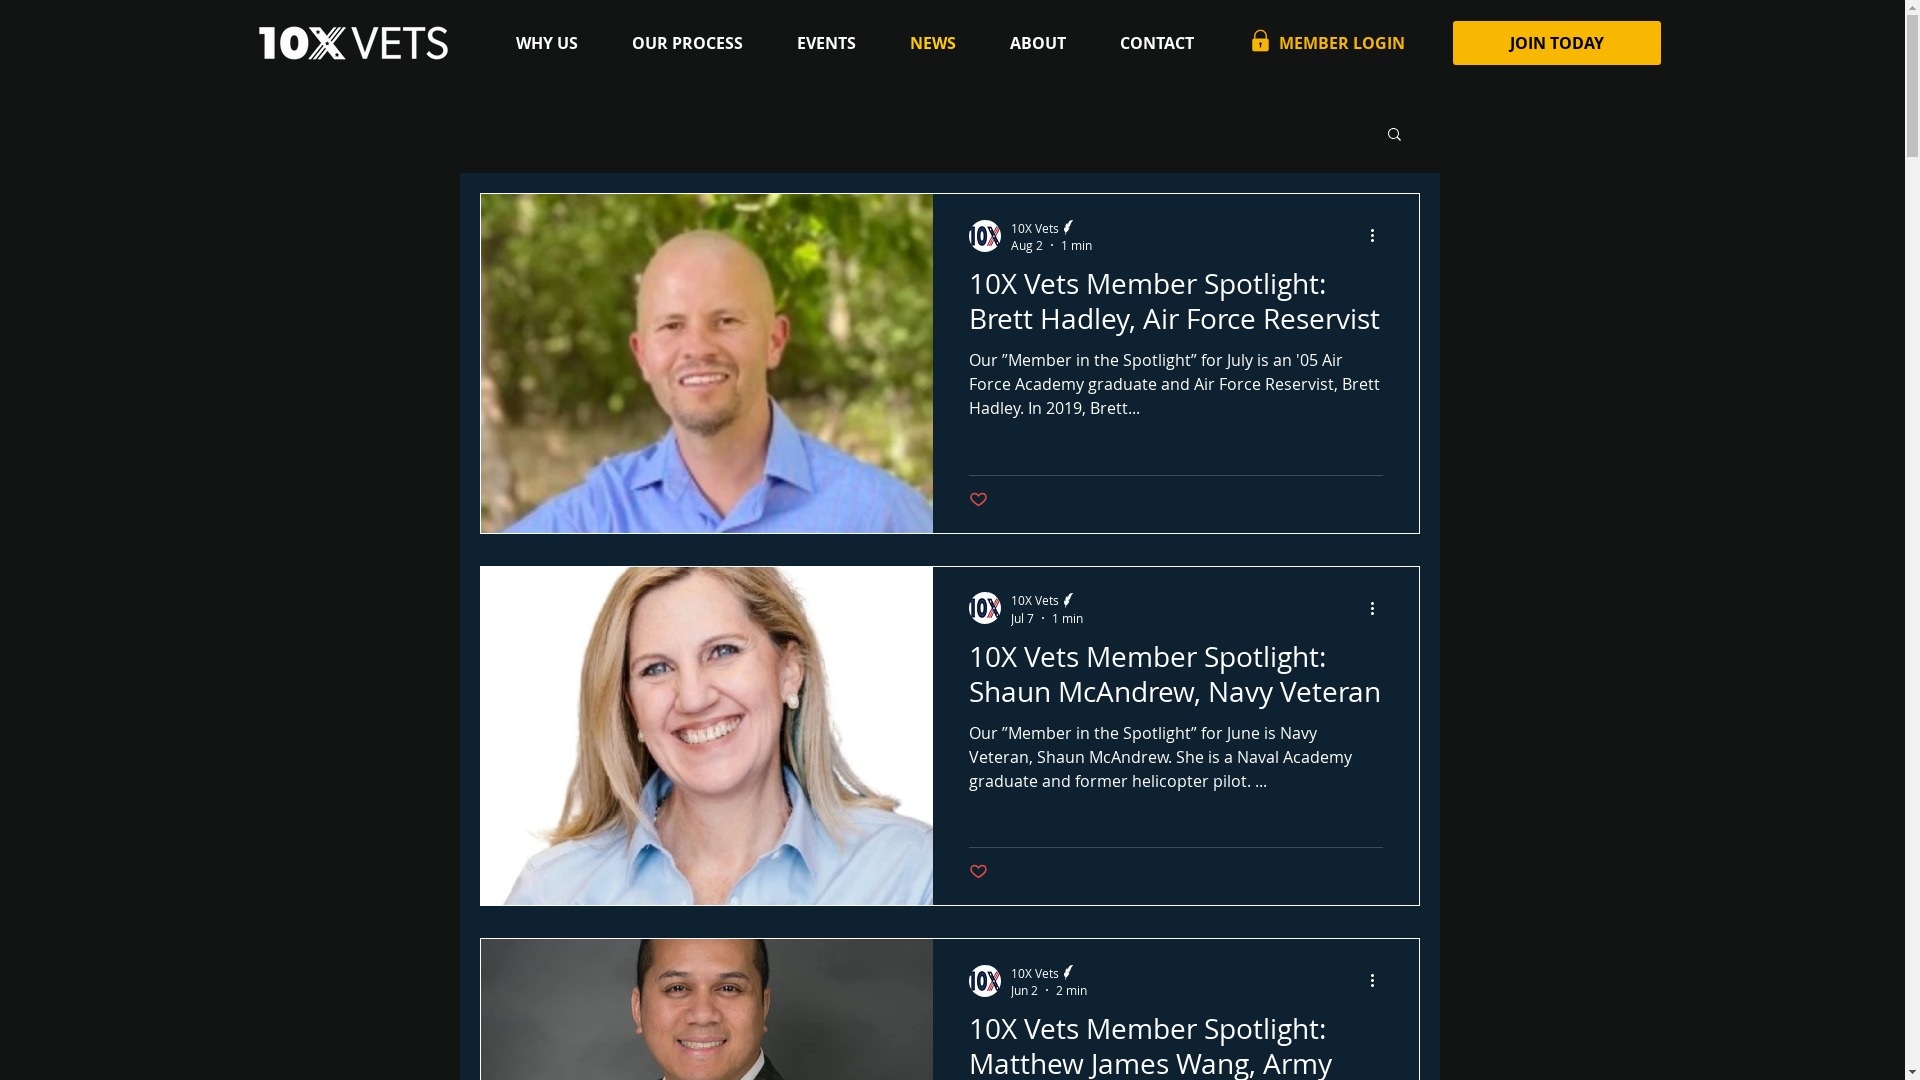 The height and width of the screenshot is (1080, 1920). Describe the element at coordinates (1049, 226) in the screenshot. I see `'10X Vets'` at that location.